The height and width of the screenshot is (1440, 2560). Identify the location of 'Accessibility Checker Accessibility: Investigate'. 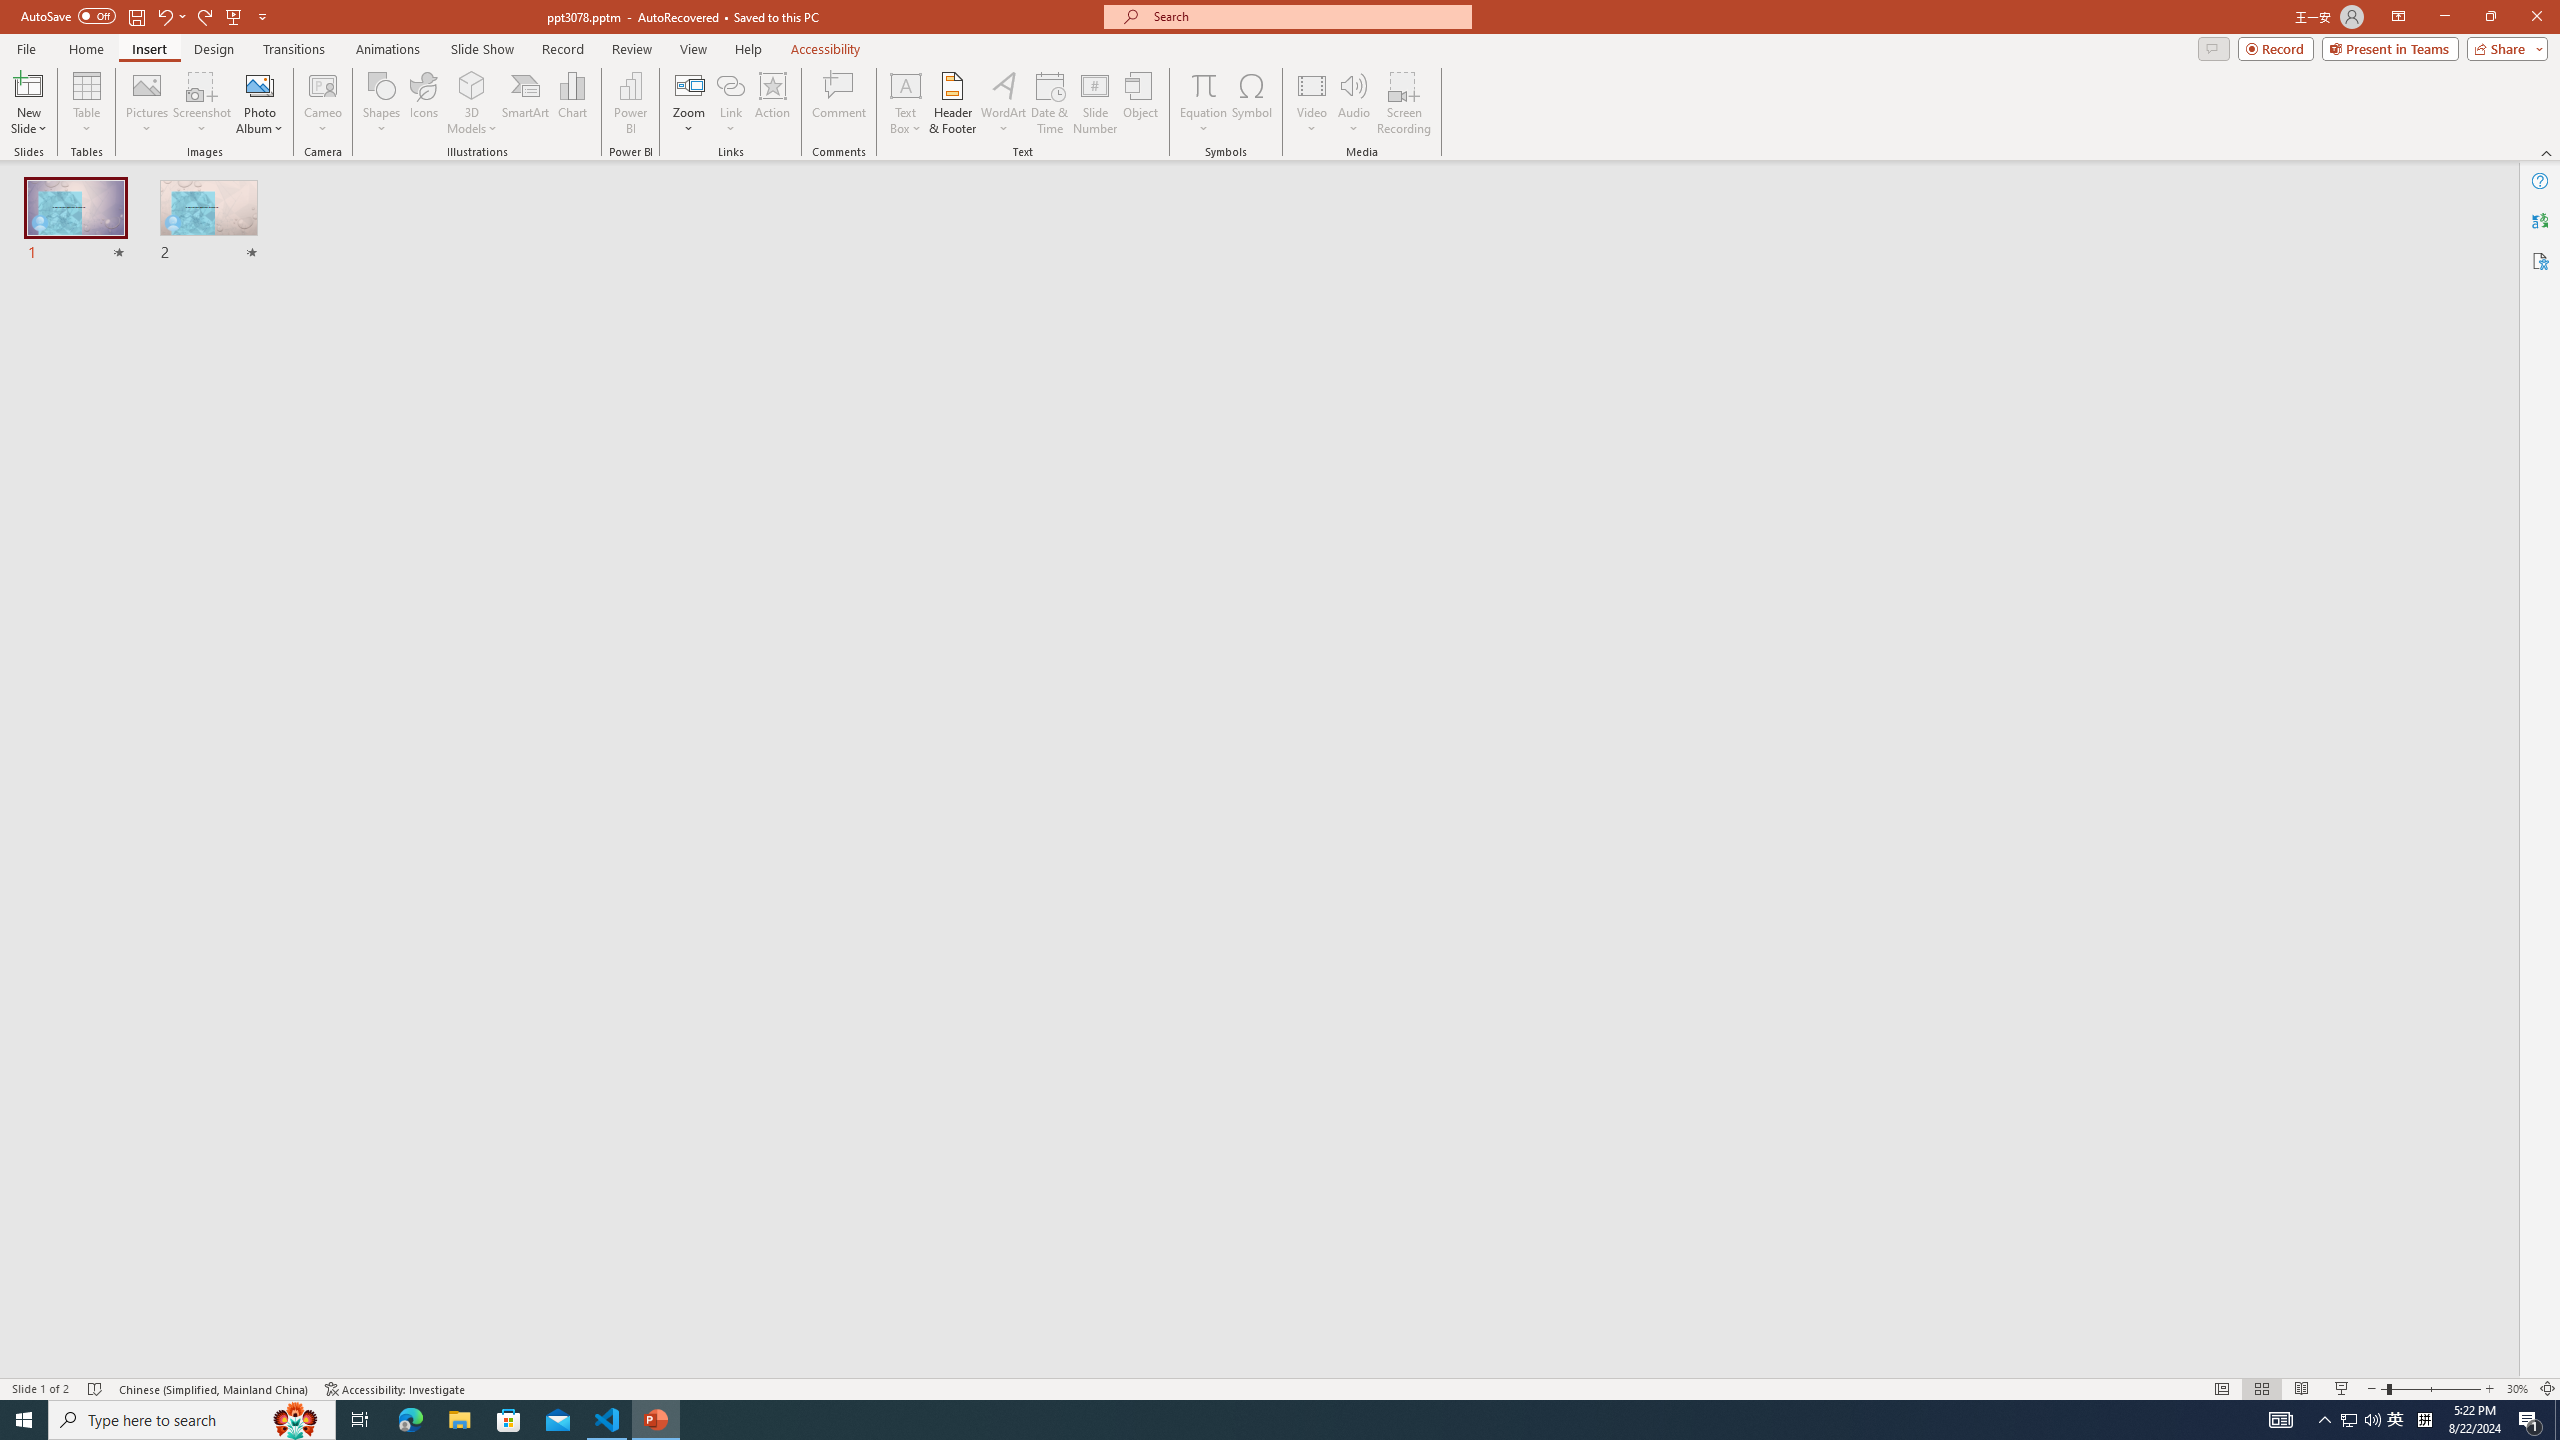
(395, 1389).